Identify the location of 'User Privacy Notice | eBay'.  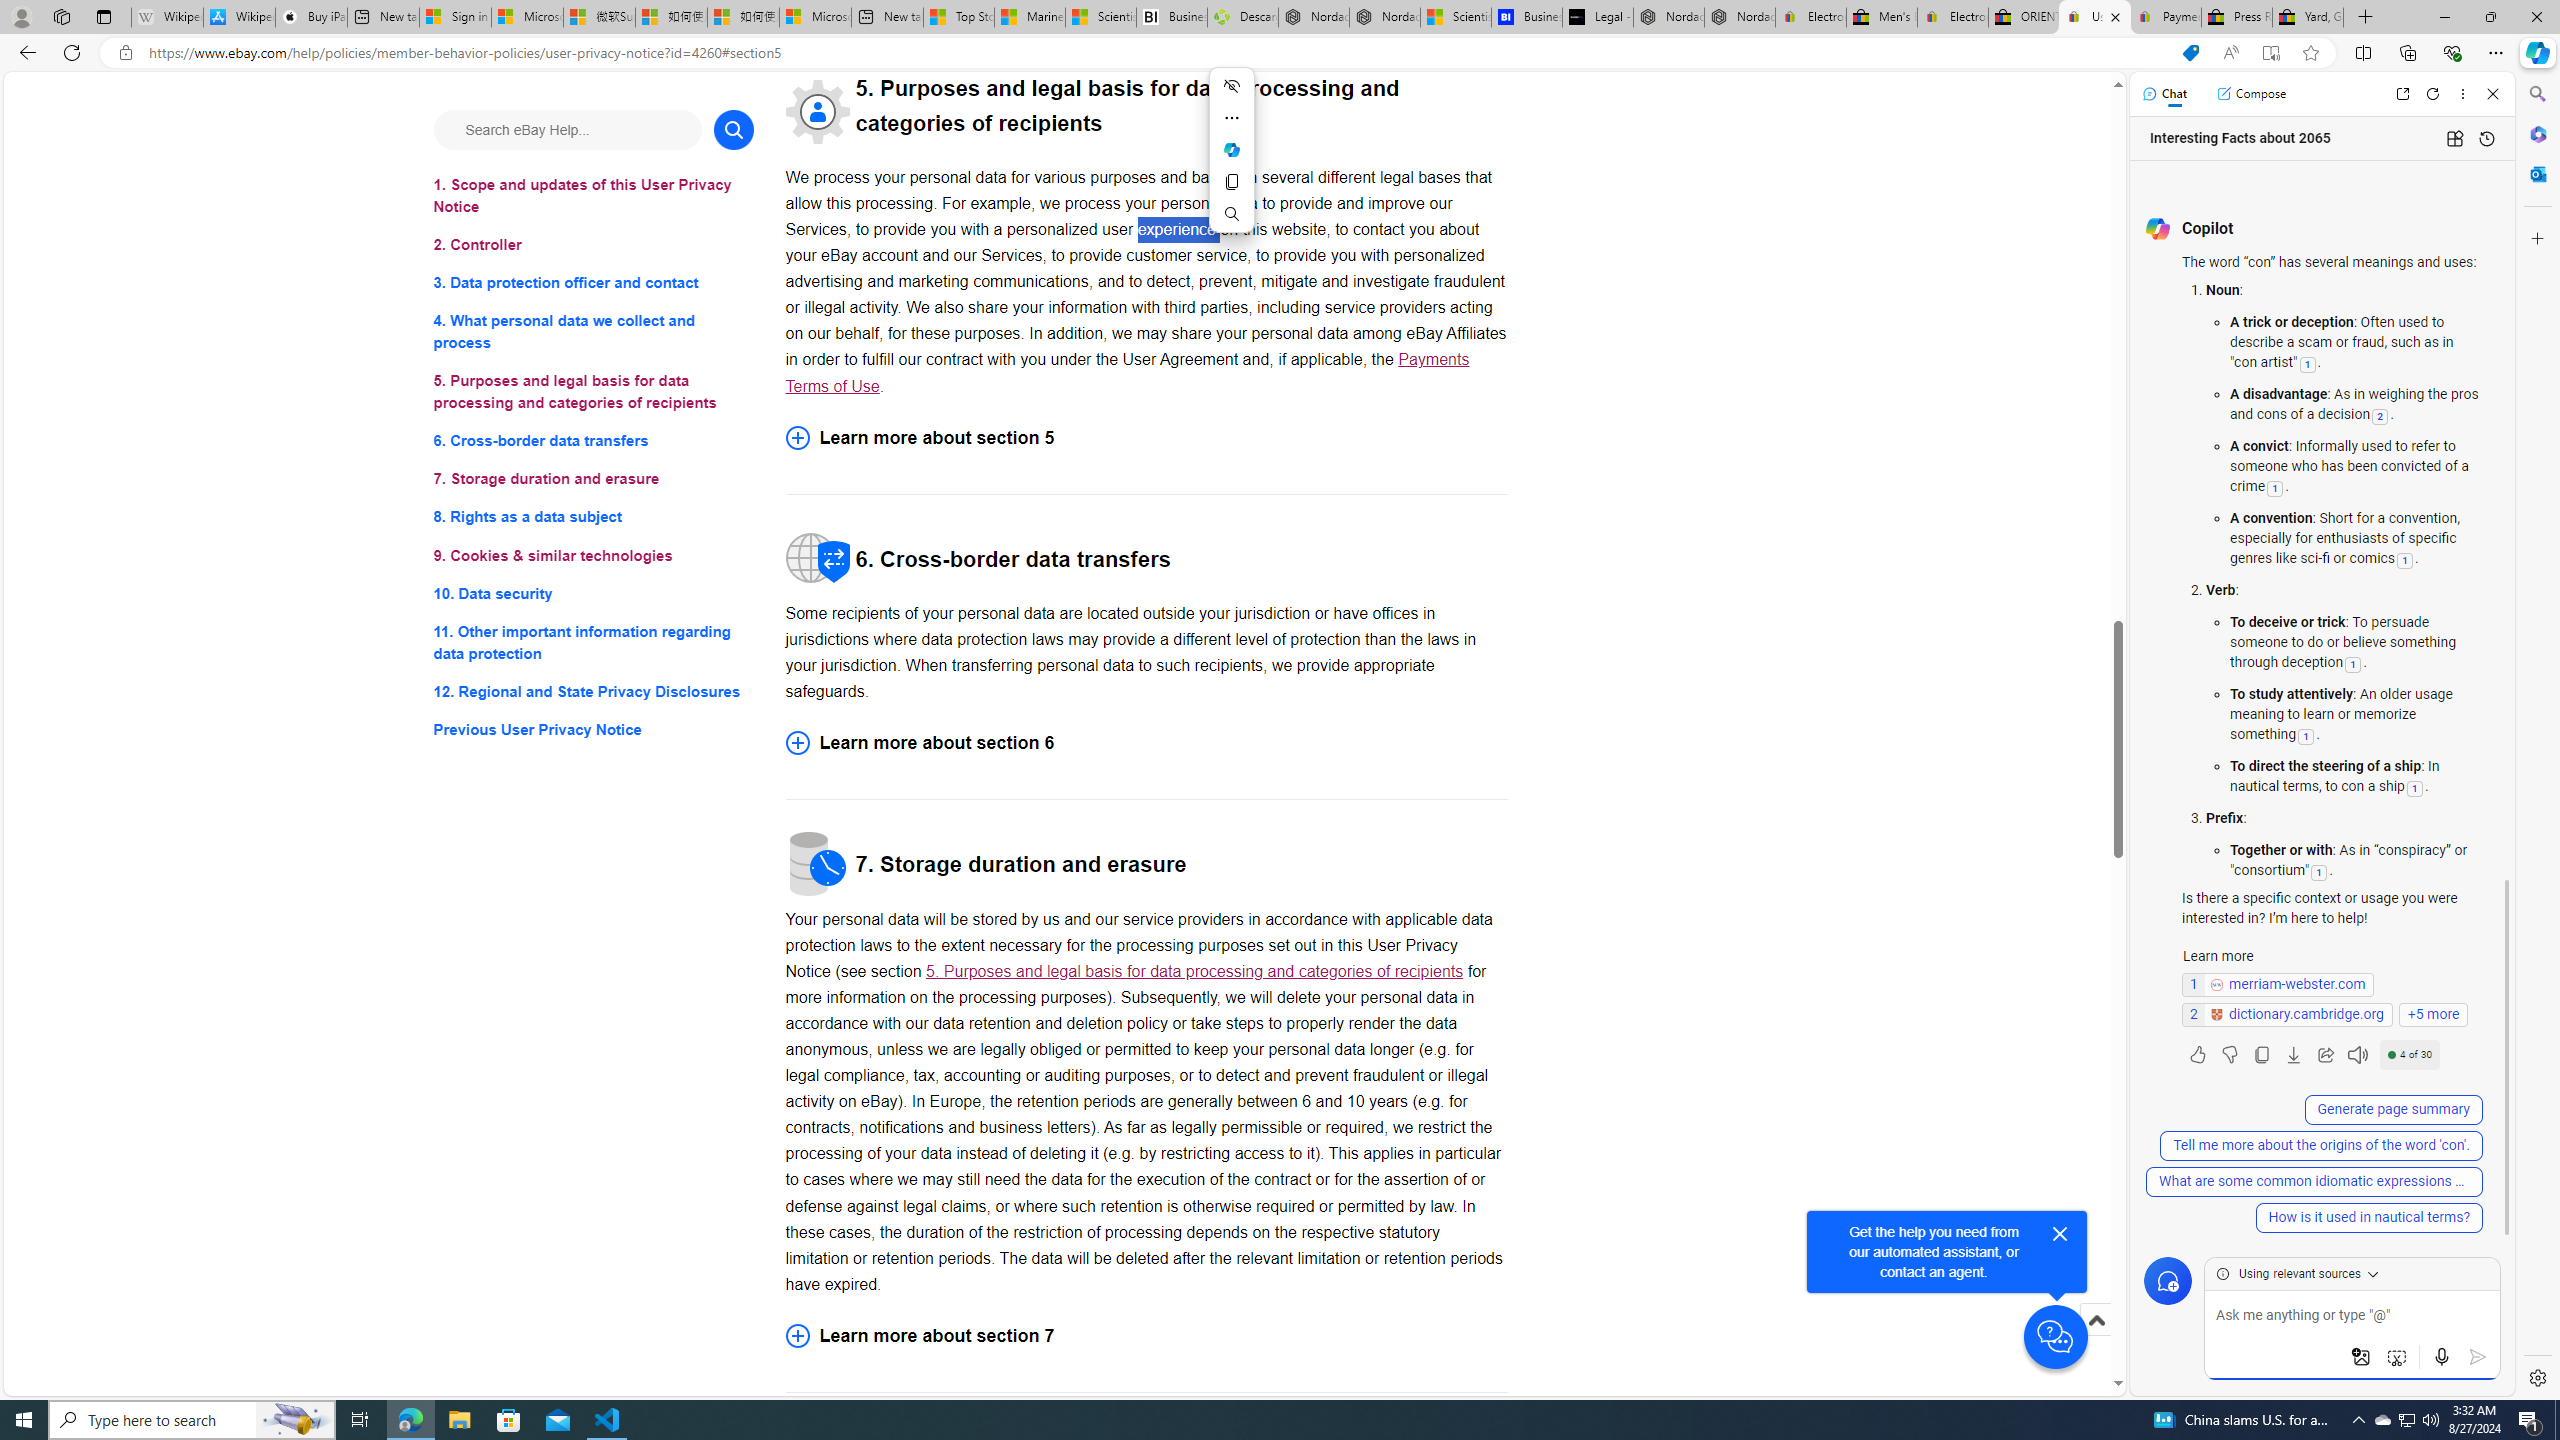
(2095, 16).